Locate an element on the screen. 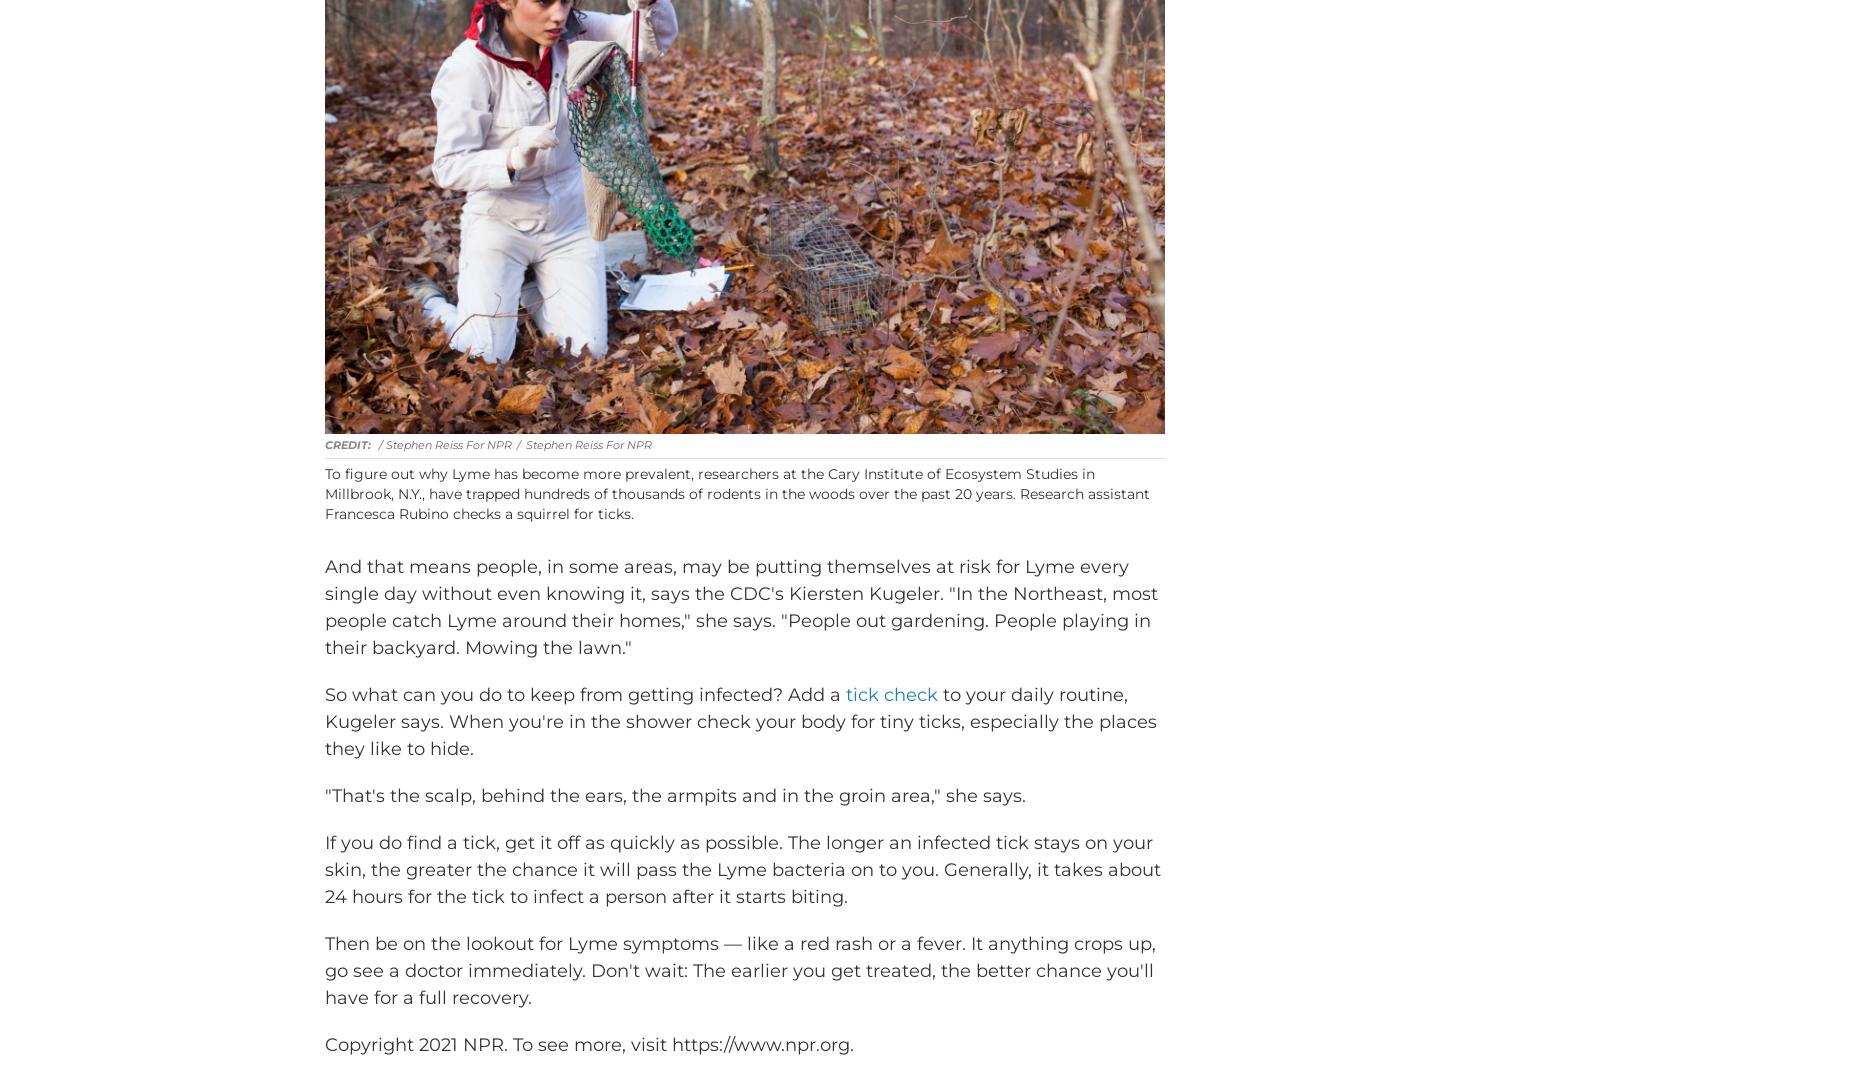 The image size is (1850, 1072). '/' is located at coordinates (518, 474).